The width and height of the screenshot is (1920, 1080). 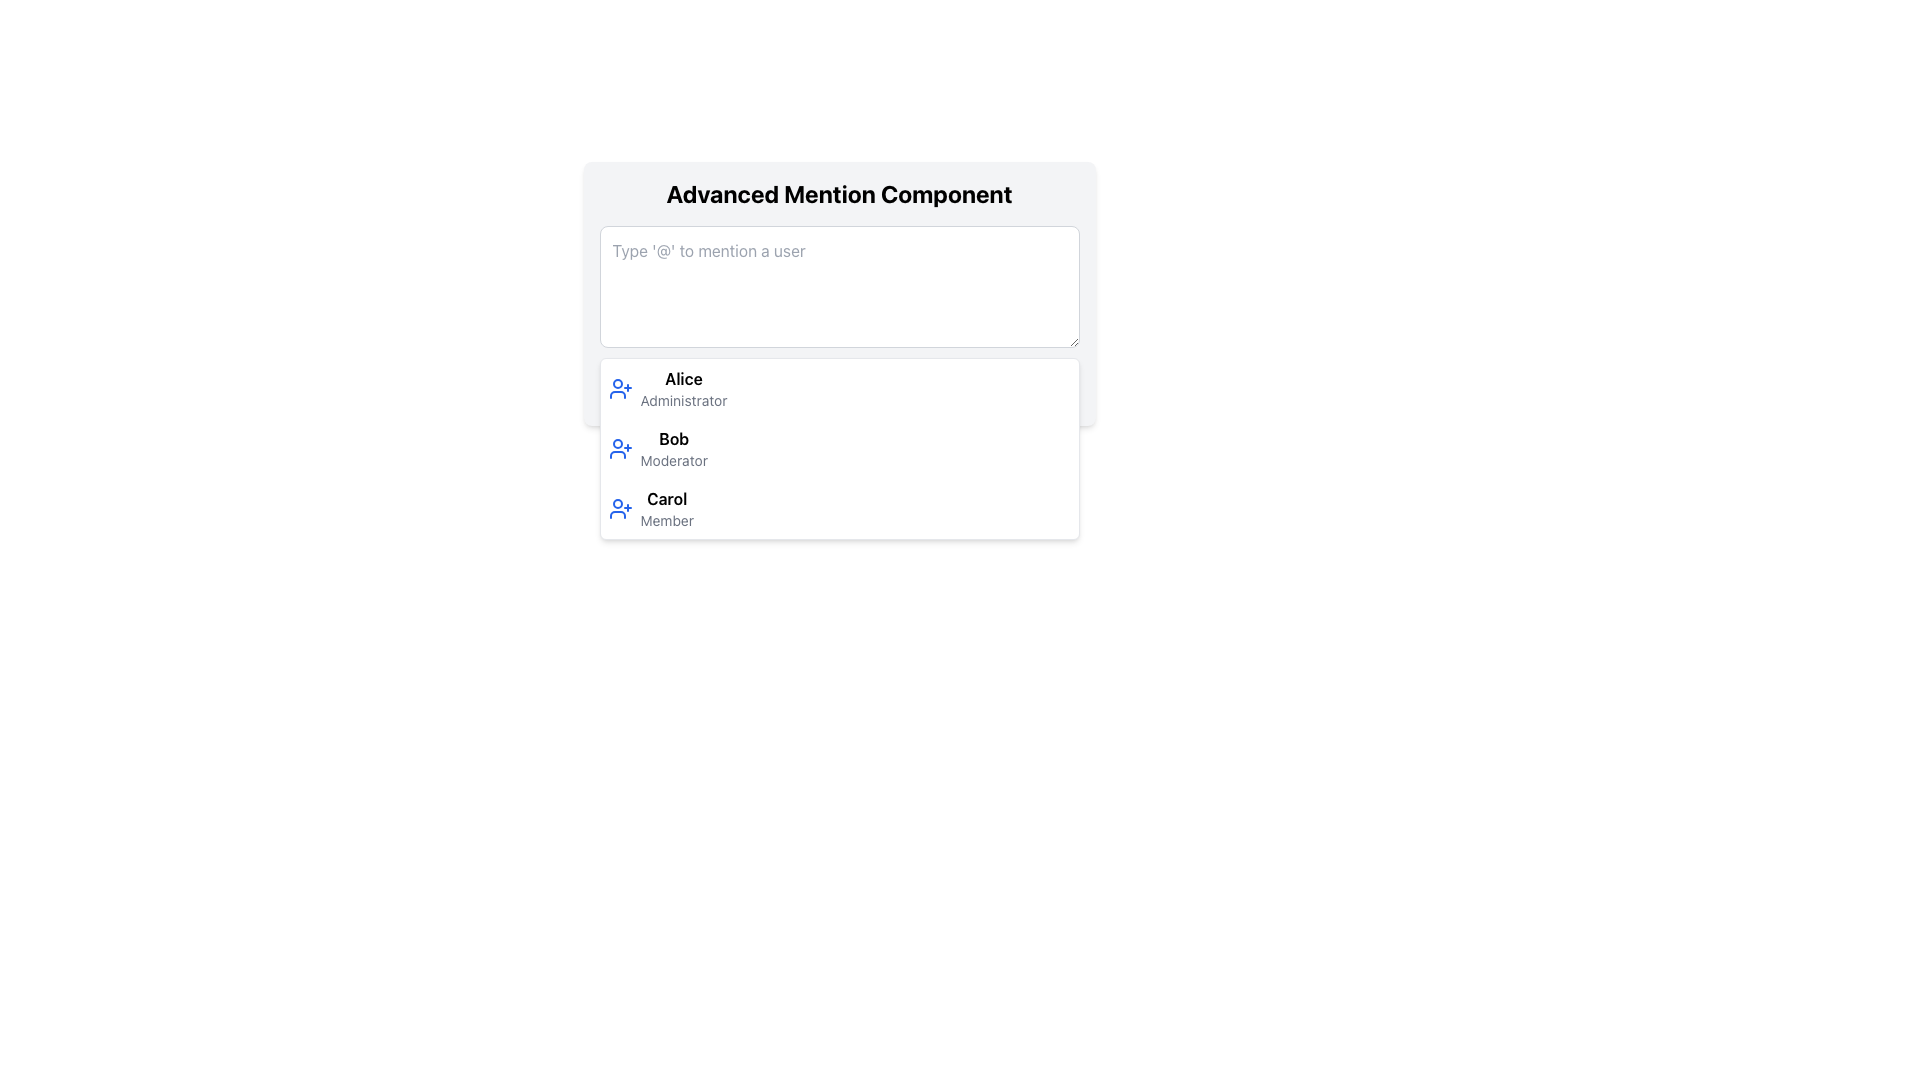 What do you see at coordinates (683, 401) in the screenshot?
I see `the text label displaying the role 'Administrator' in a small, gray font, positioned below the name 'Alice' in the dropdown box` at bounding box center [683, 401].